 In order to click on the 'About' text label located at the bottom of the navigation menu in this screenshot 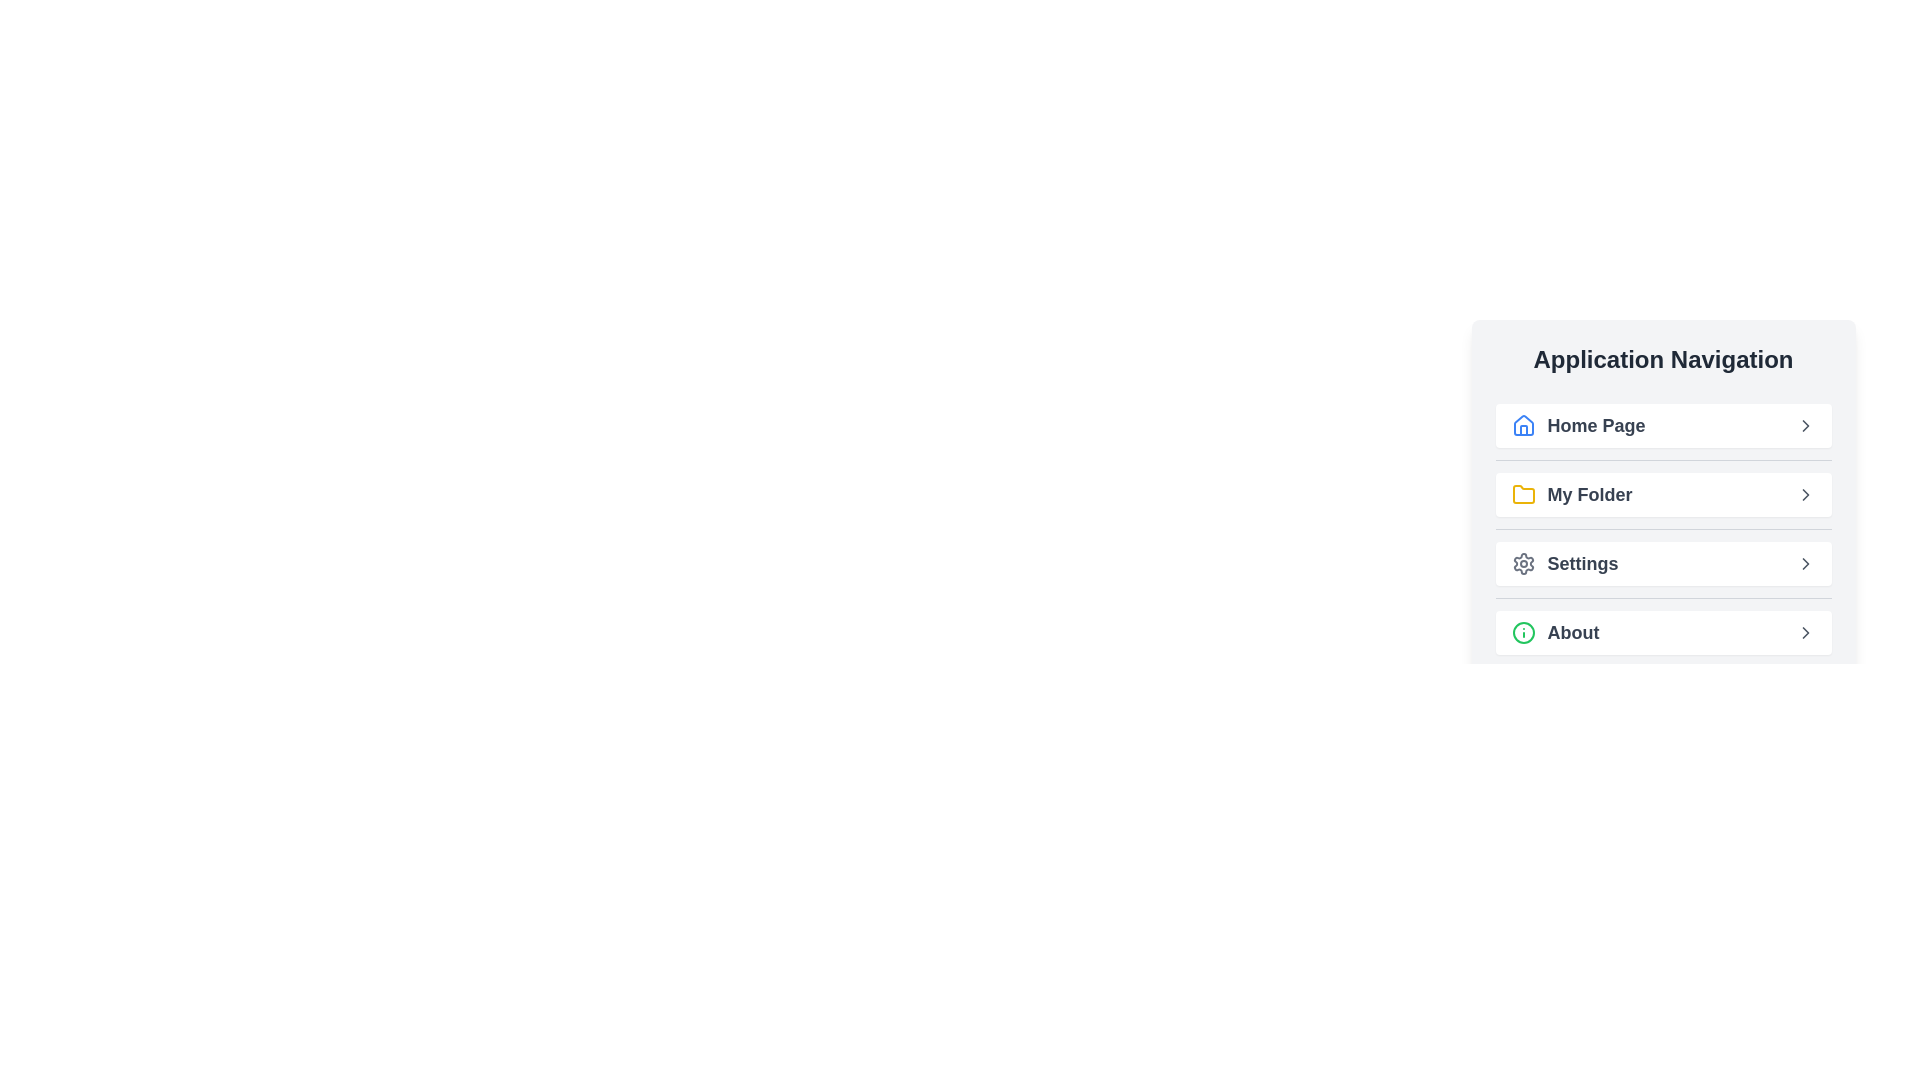, I will do `click(1572, 632)`.